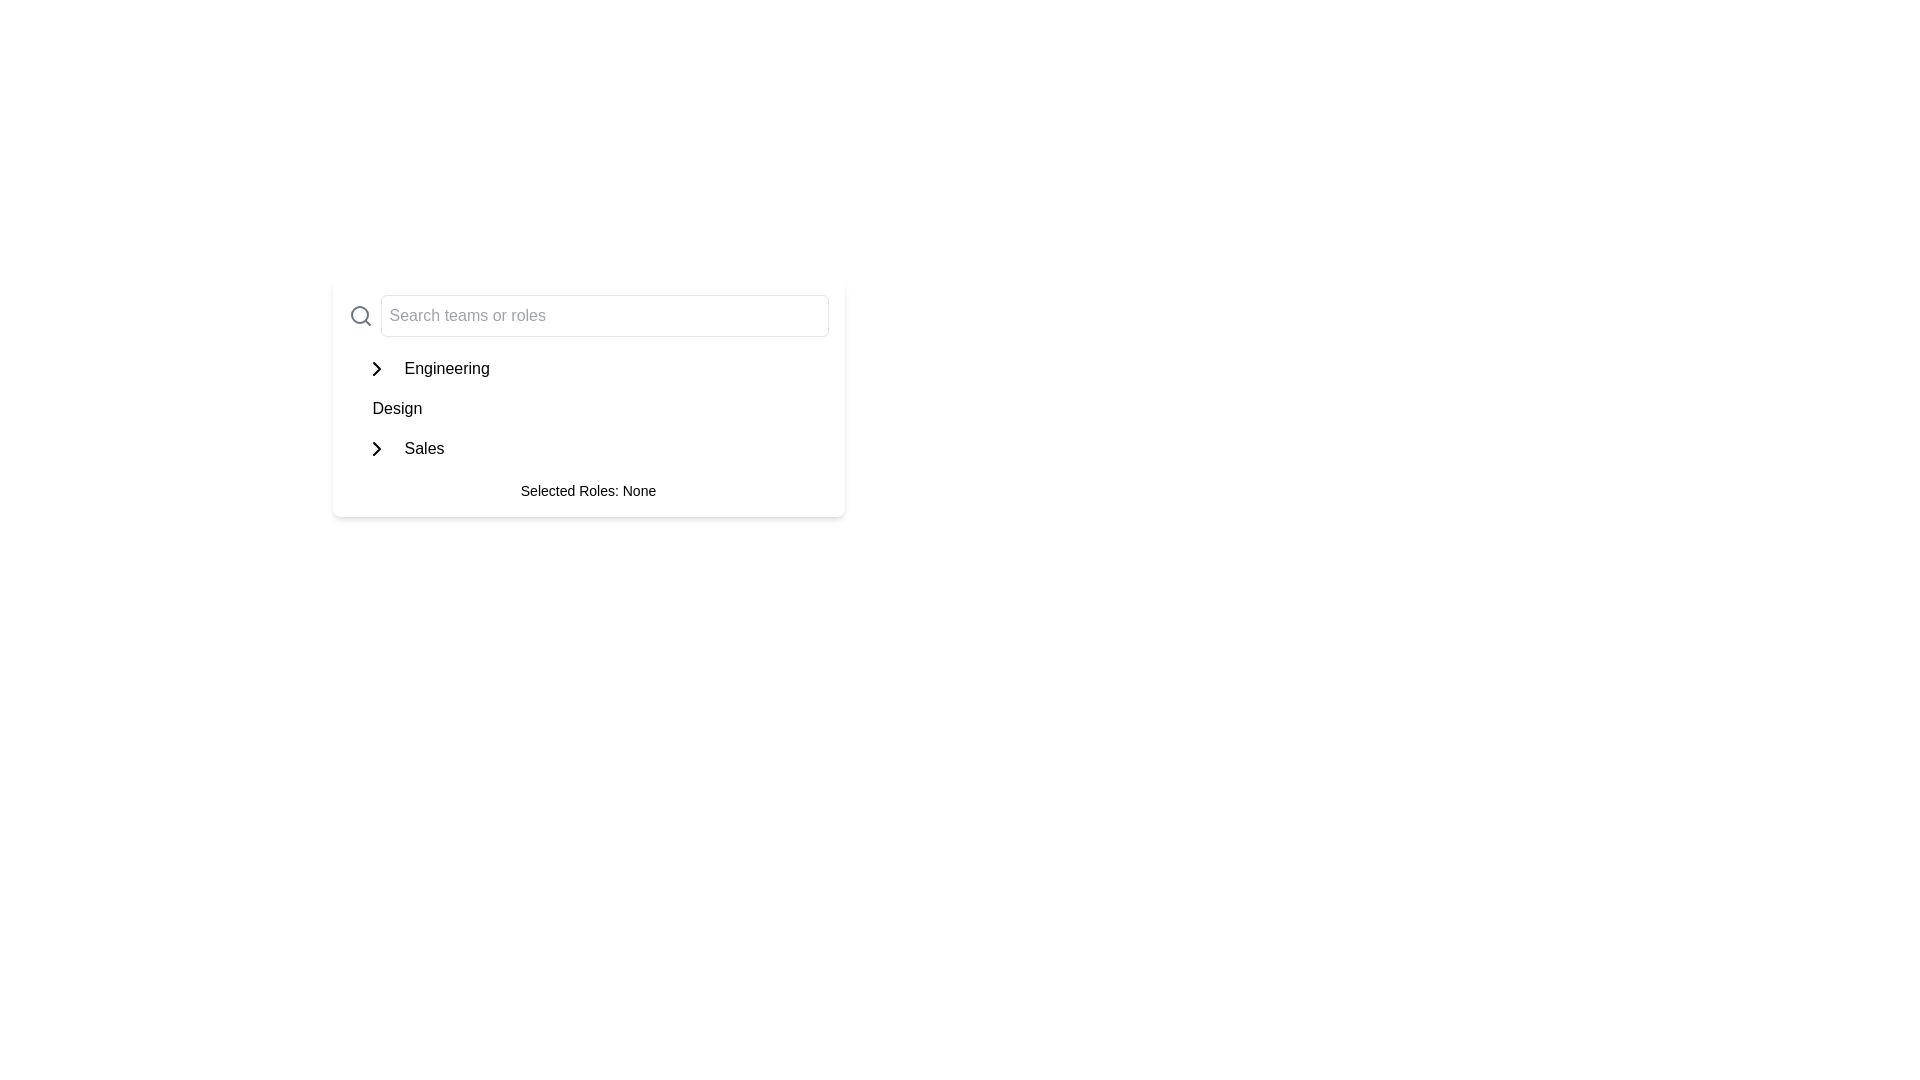 This screenshot has width=1920, height=1080. Describe the element at coordinates (611, 369) in the screenshot. I see `the 'Engineering' button, which is a rectangular button with rounded corners and a light background, located above the 'Design' and 'Sales' options in the list` at that location.